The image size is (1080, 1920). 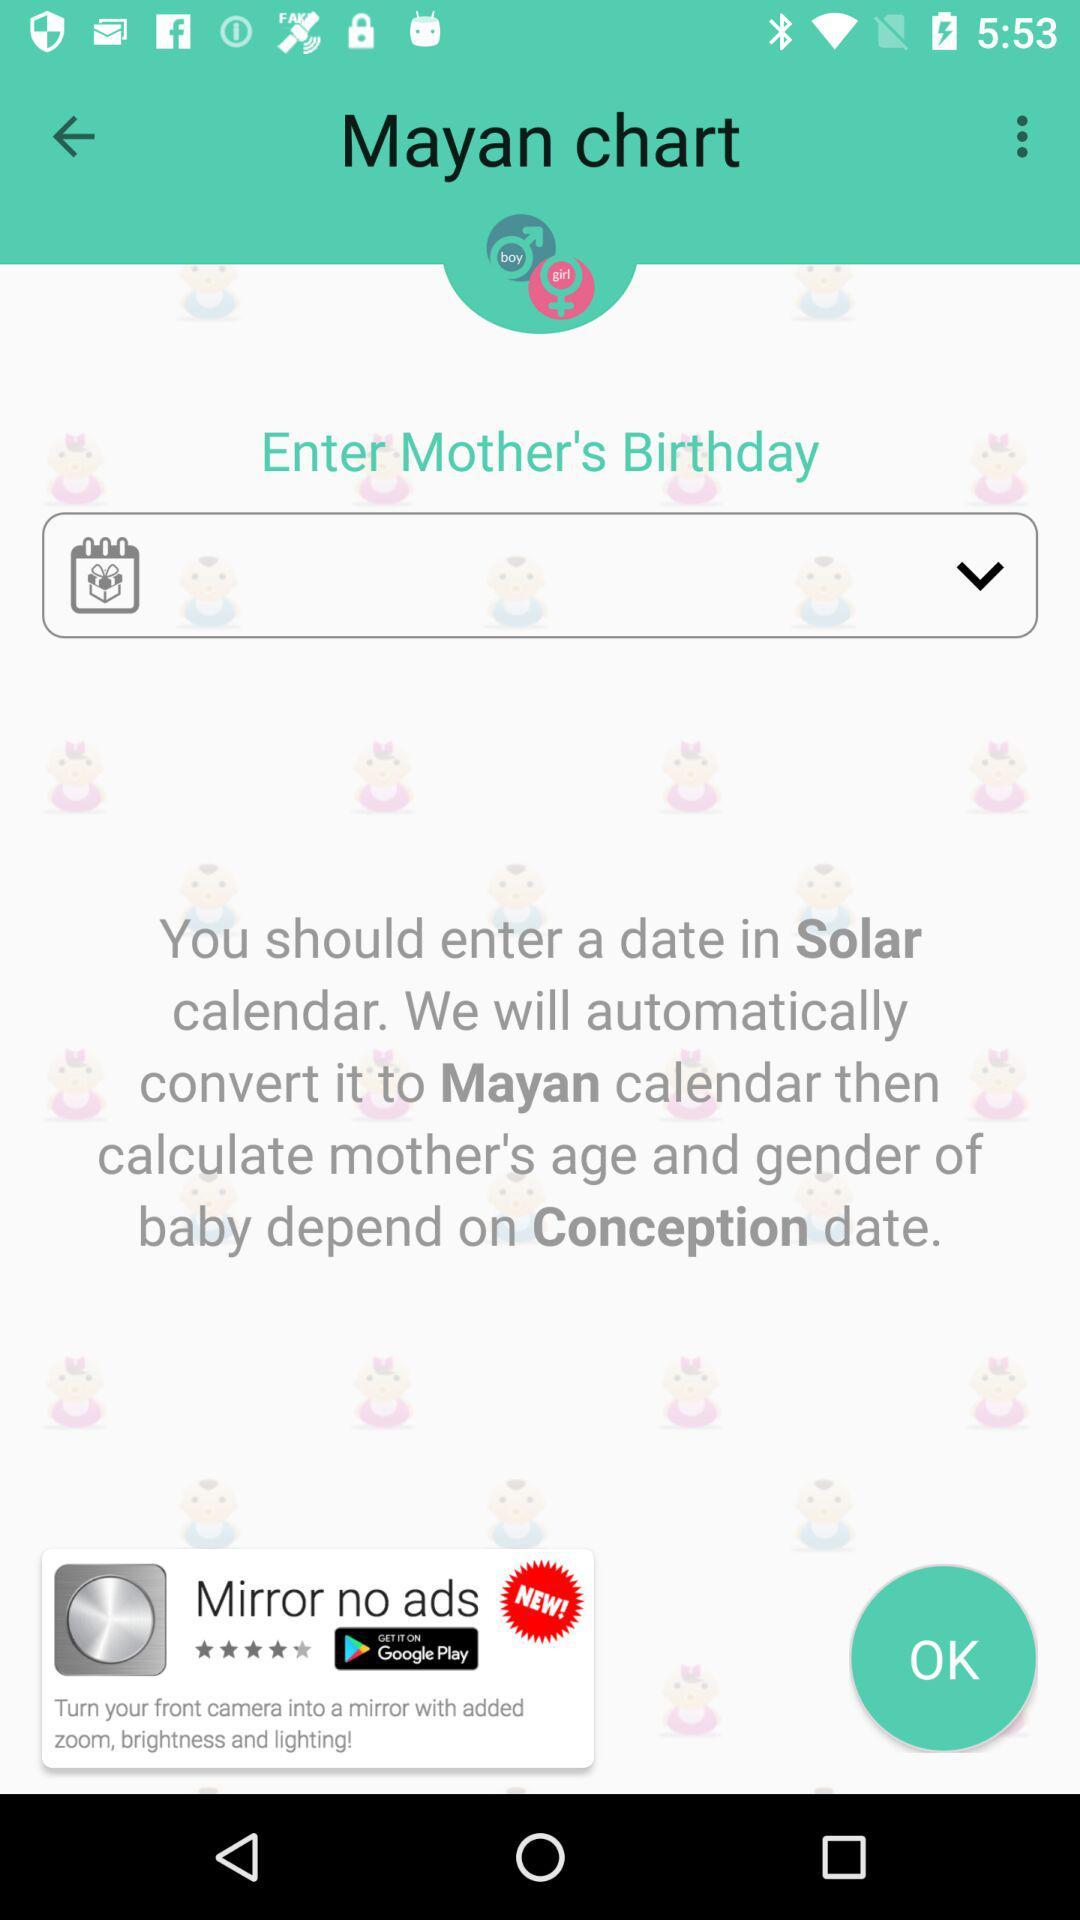 I want to click on calendar button, so click(x=105, y=574).